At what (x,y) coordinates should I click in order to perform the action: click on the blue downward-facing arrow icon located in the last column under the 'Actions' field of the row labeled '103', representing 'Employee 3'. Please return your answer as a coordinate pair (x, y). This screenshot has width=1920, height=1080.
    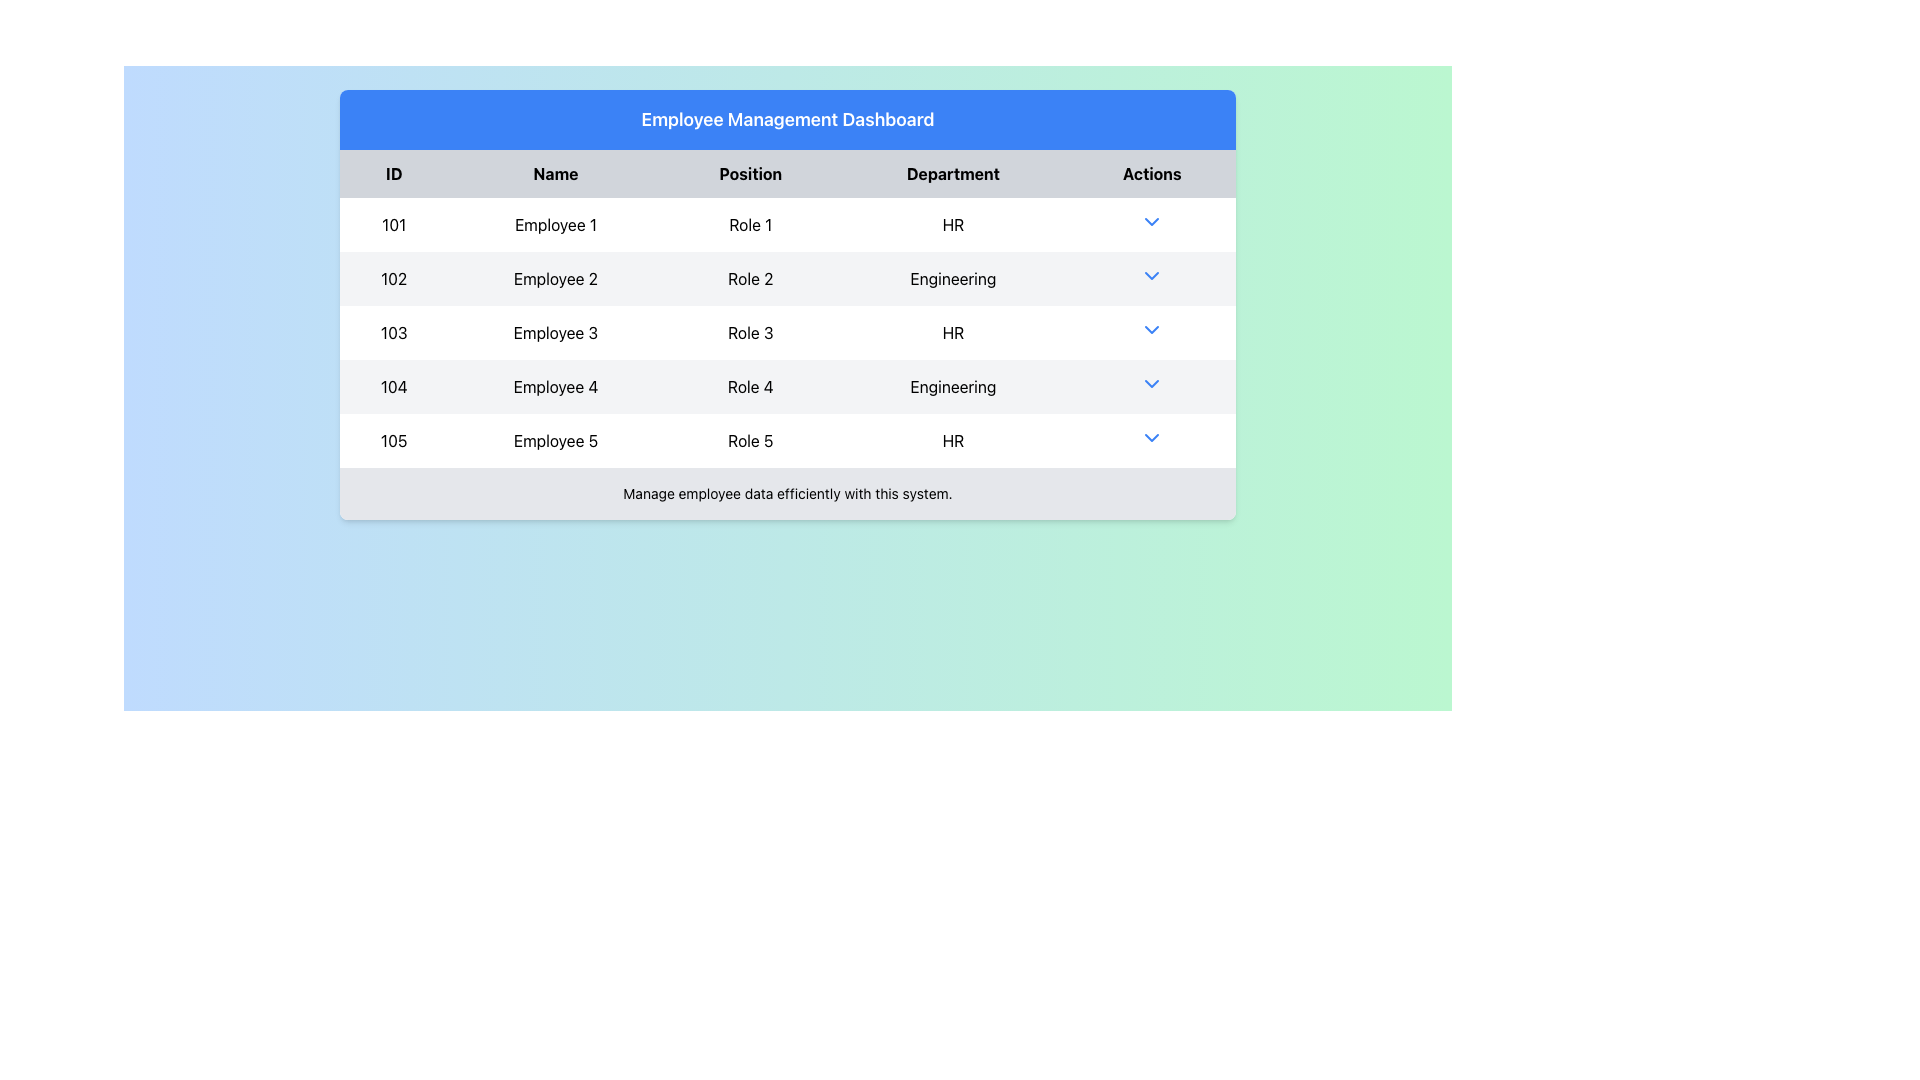
    Looking at the image, I should click on (1152, 331).